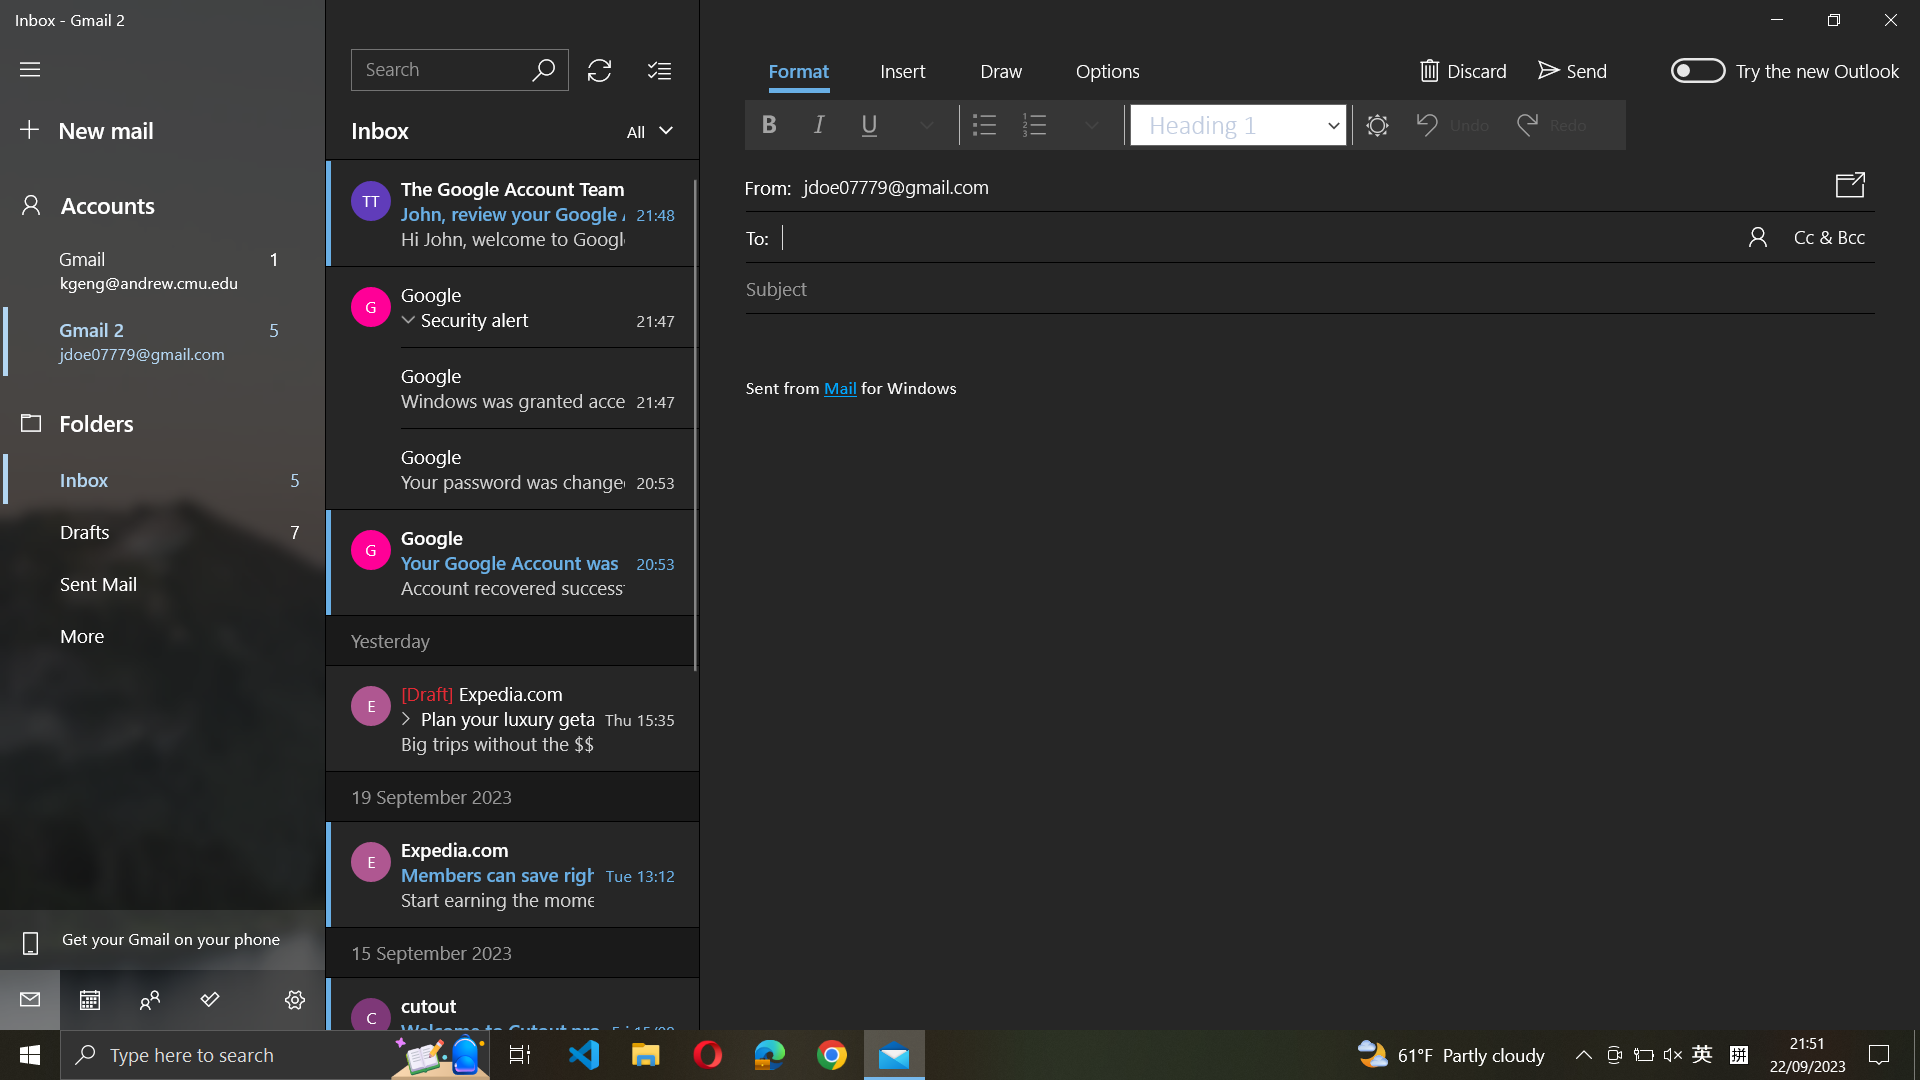 Image resolution: width=1920 pixels, height=1080 pixels. Describe the element at coordinates (459, 69) in the screenshot. I see `Locate Google"s emails in the inbox` at that location.